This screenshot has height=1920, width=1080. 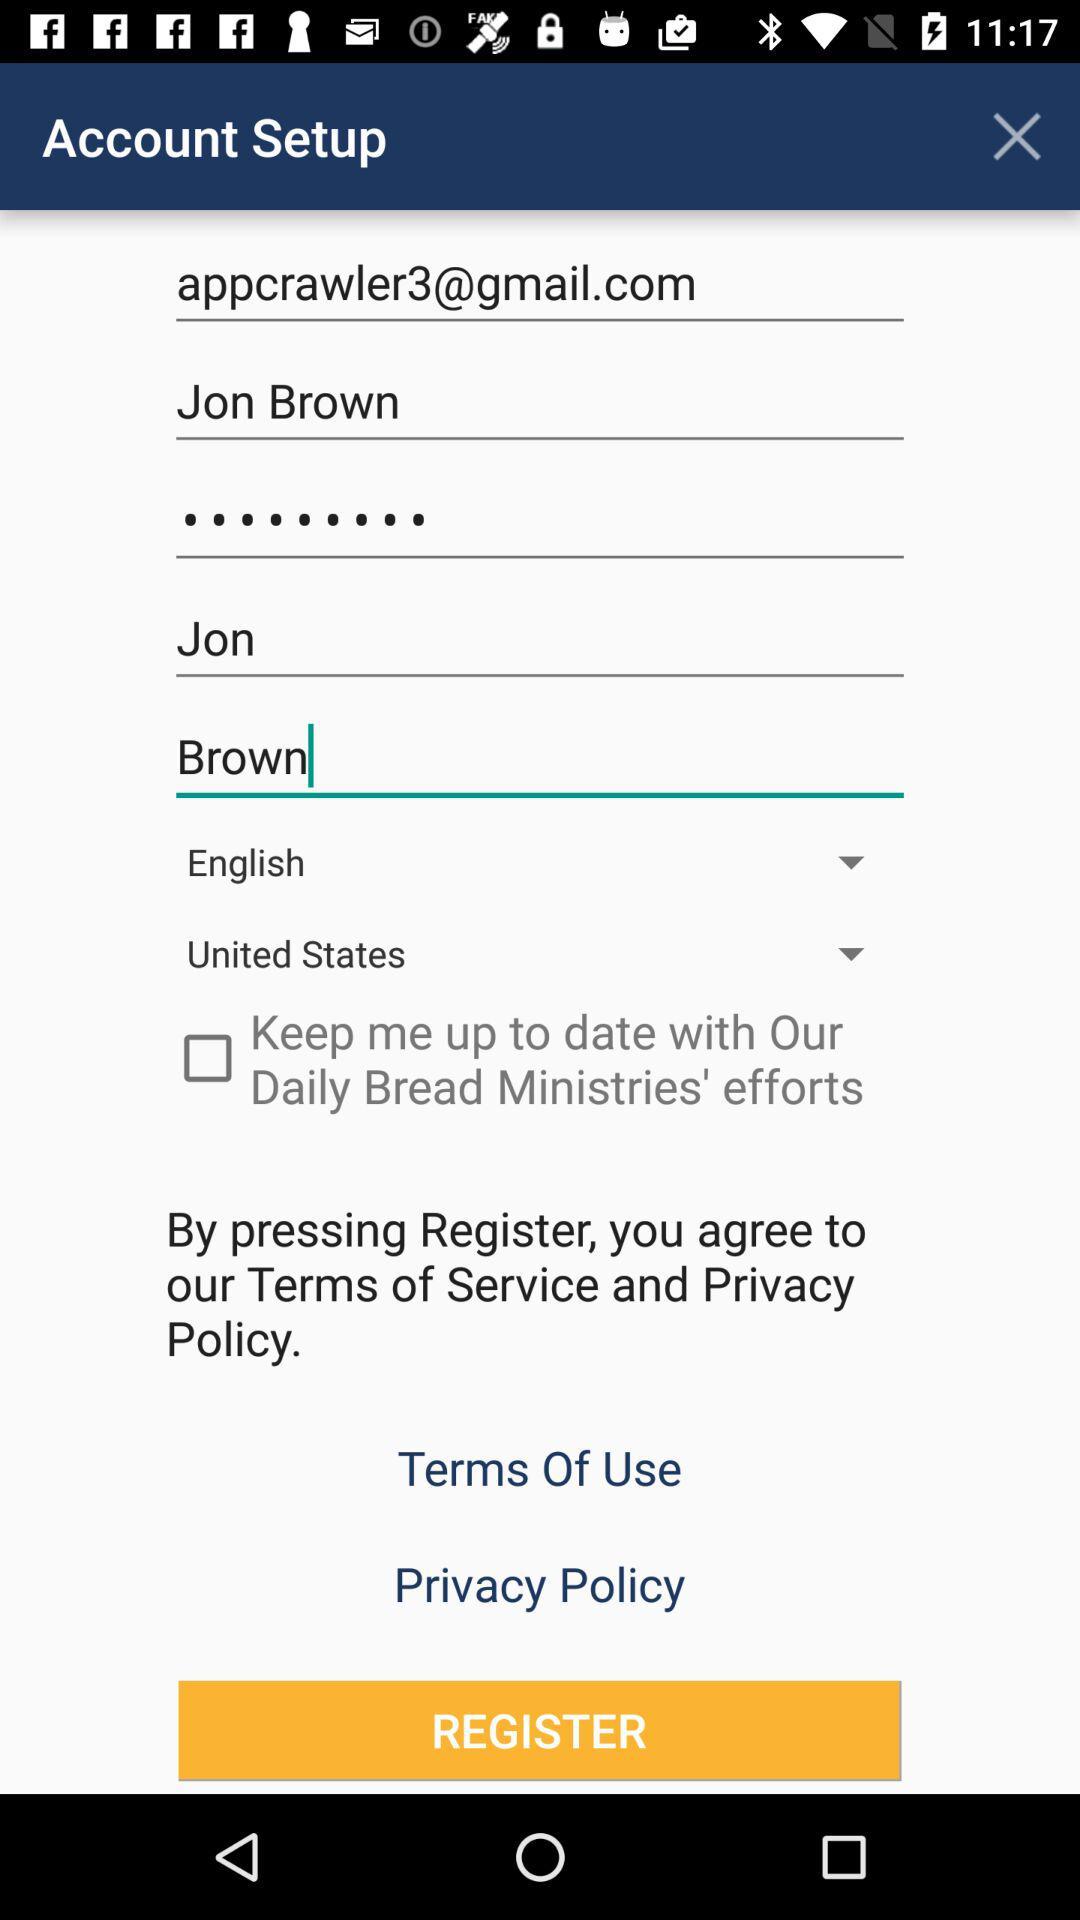 I want to click on the field below united states, so click(x=540, y=1057).